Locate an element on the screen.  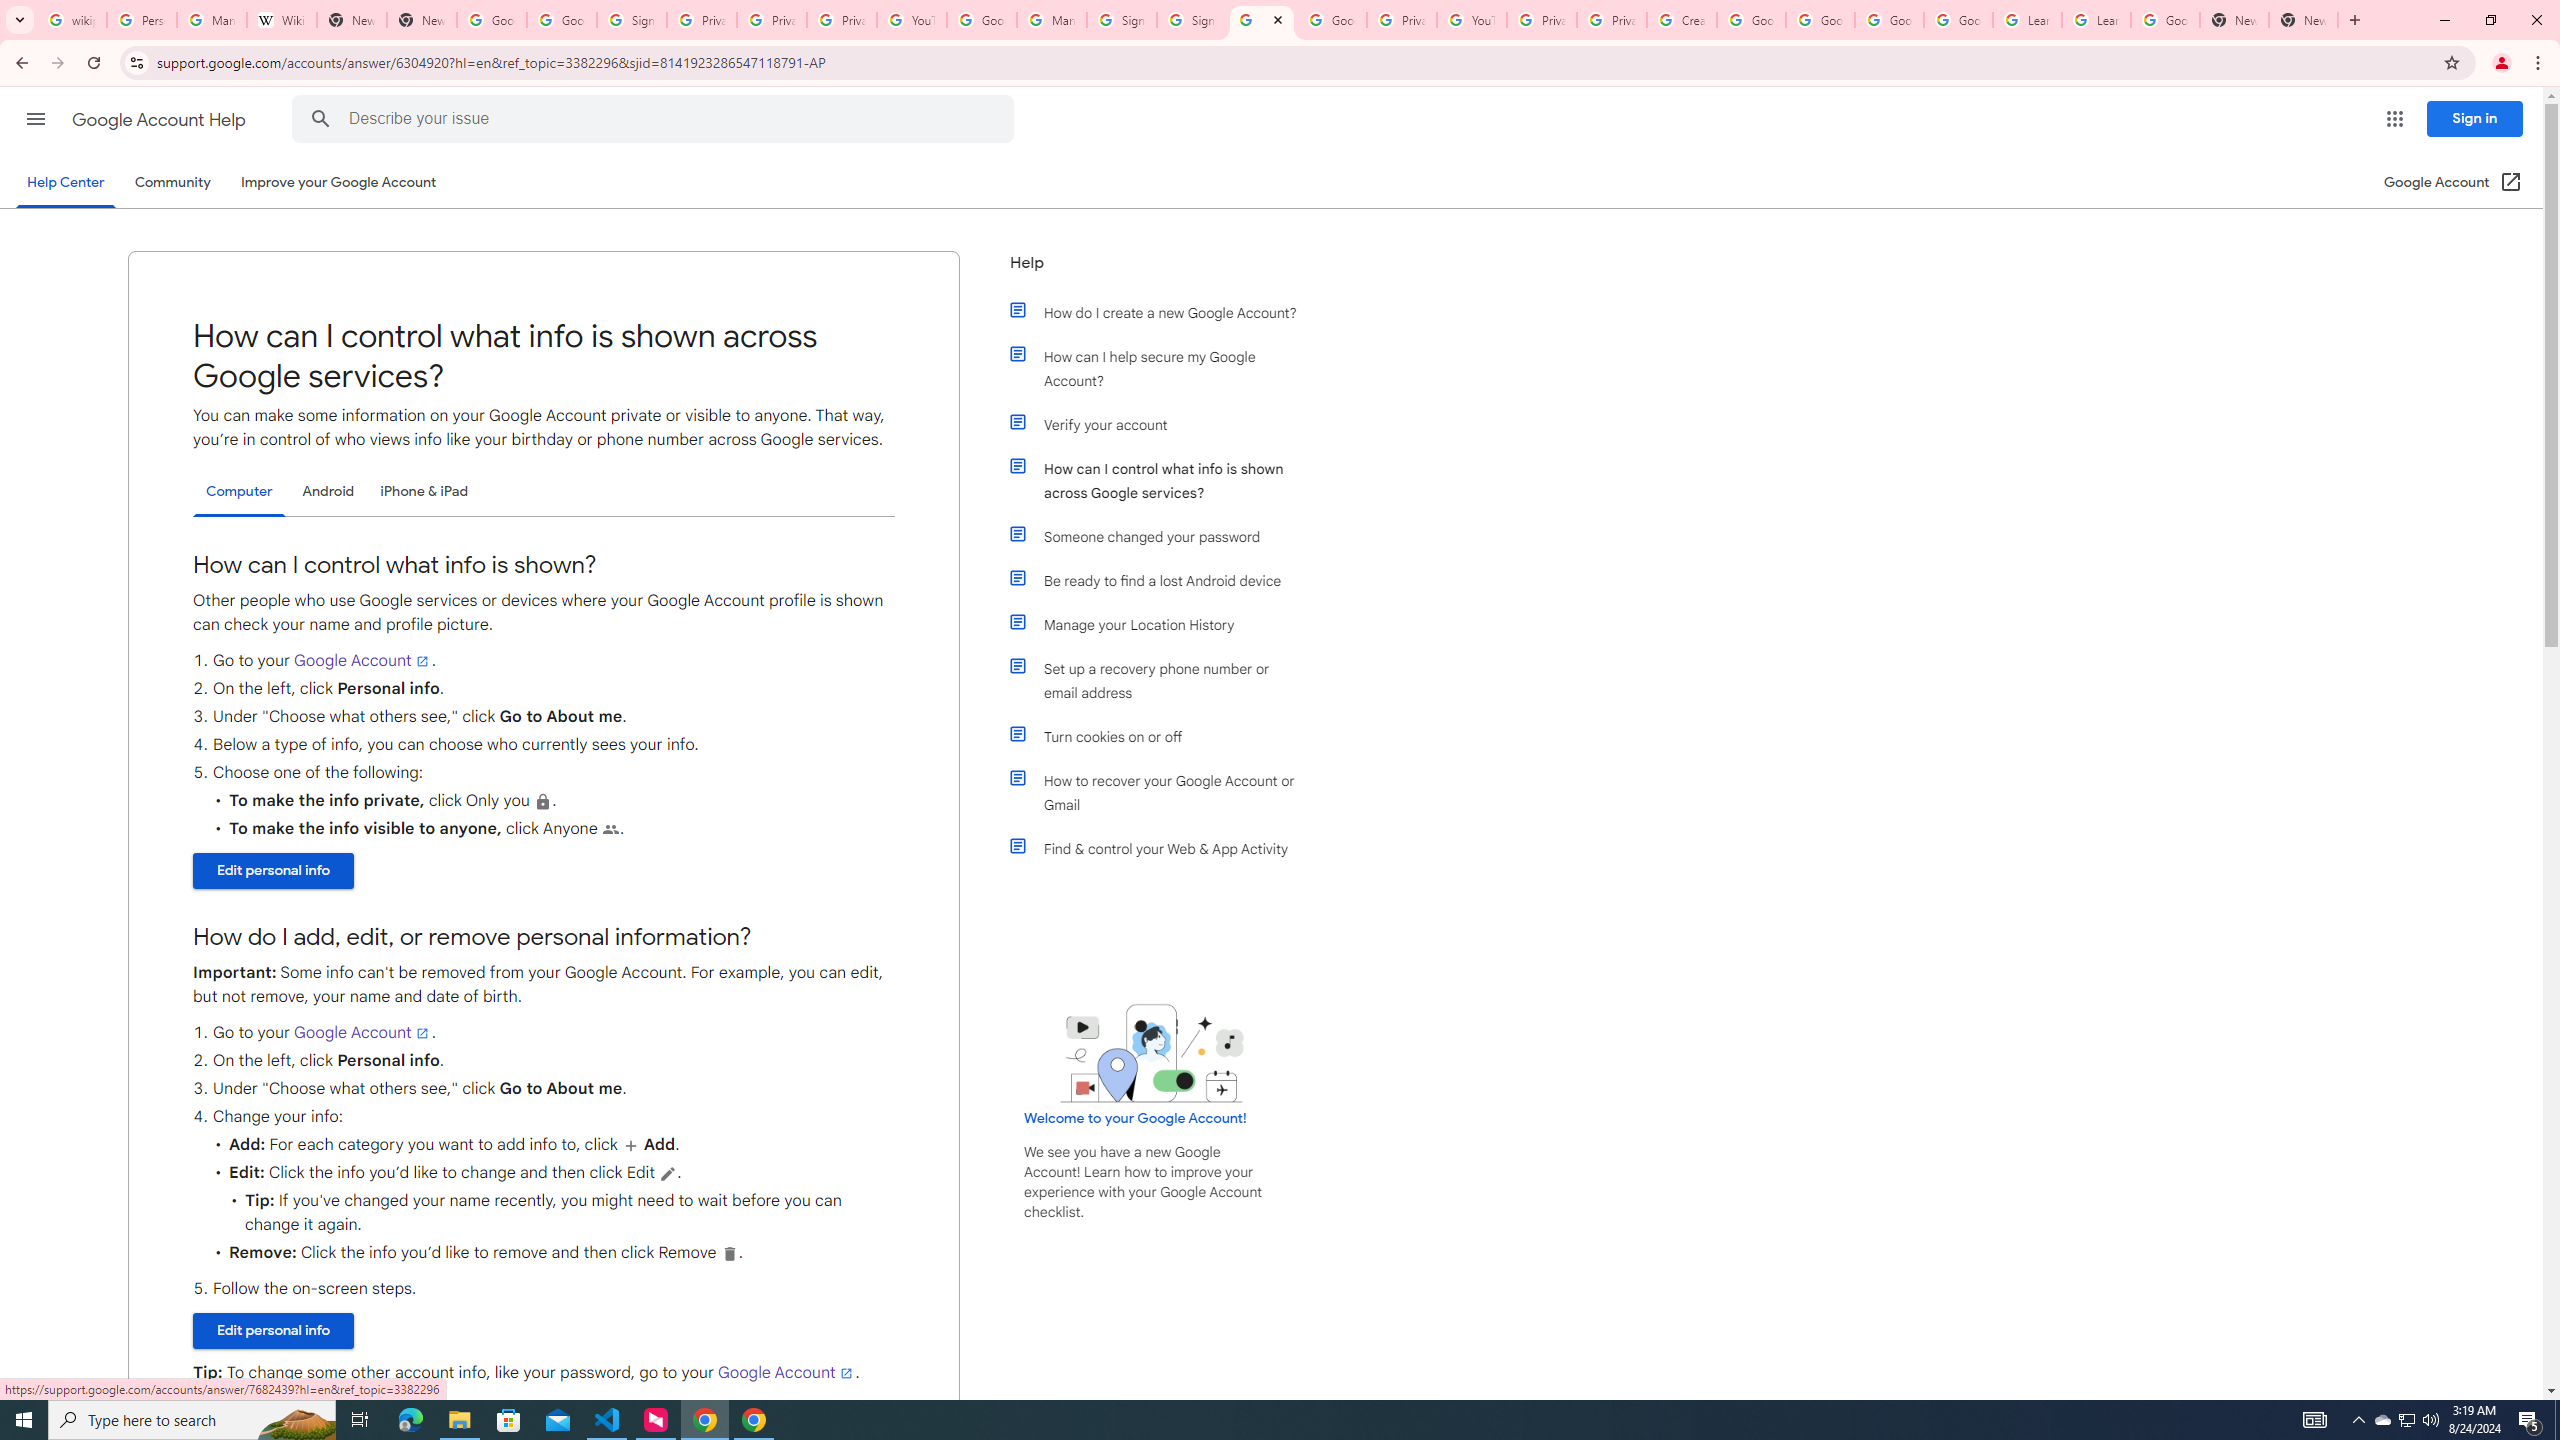
'Improve your Google Account' is located at coordinates (338, 181).